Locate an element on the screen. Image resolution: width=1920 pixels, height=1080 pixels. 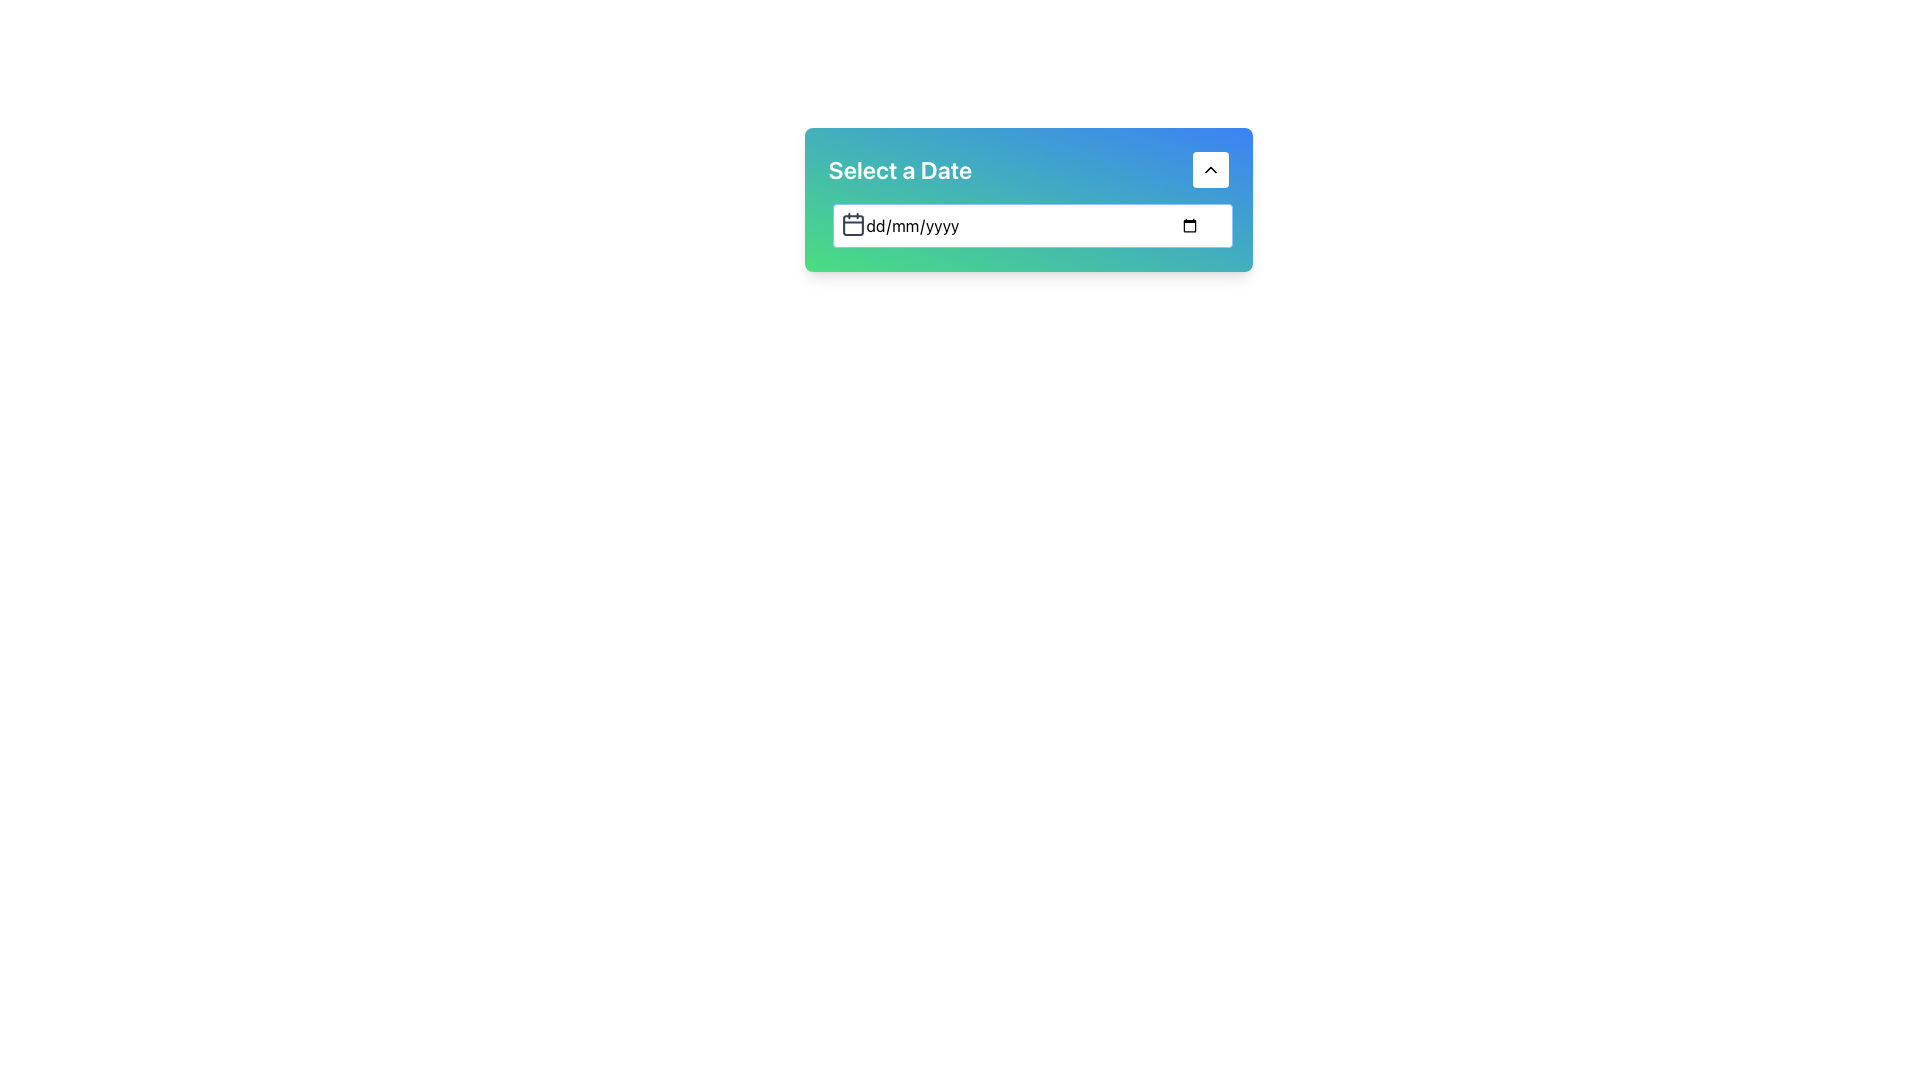
the upward chevron icon button located in the top-right corner of the date-picker interface is located at coordinates (1209, 168).